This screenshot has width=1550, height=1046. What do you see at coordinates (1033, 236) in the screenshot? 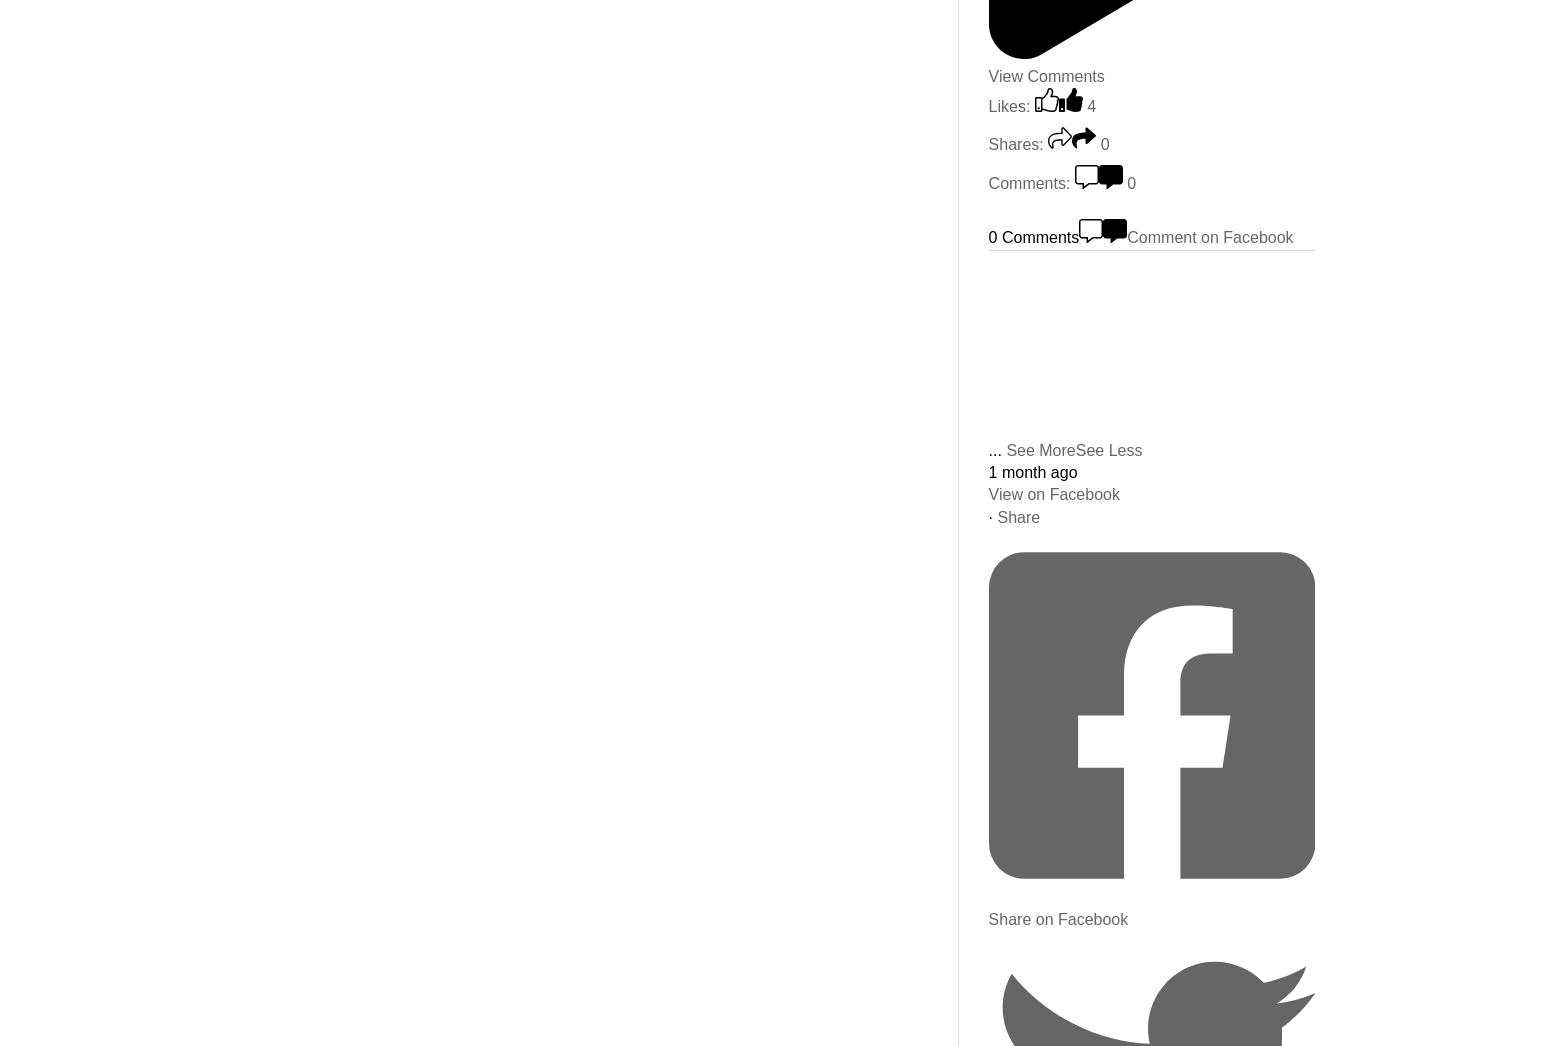
I see `'0 Comments'` at bounding box center [1033, 236].